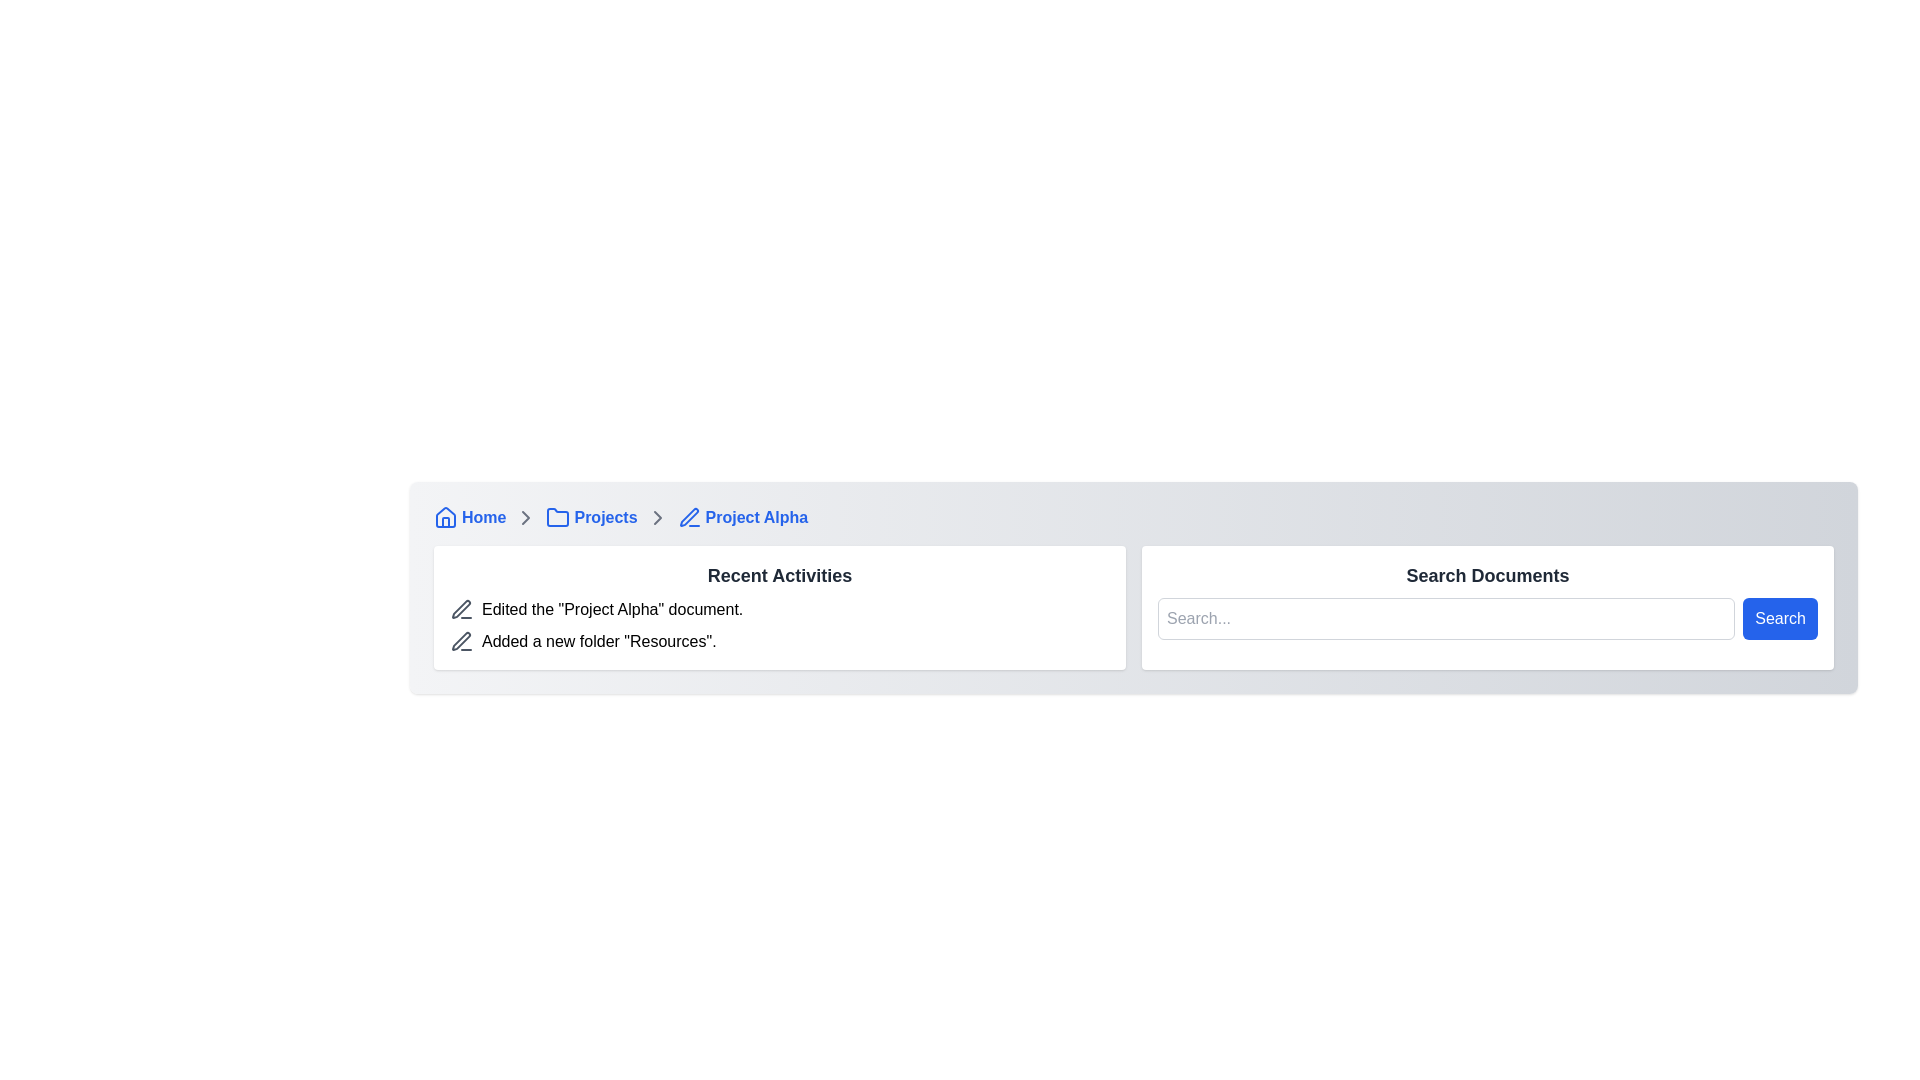 Image resolution: width=1920 pixels, height=1080 pixels. I want to click on the right-facing chevron icon with a thin, rounded stroke in gray color, located in the breadcrumb navigation bar between 'Projects' and 'Project Alpha', so click(657, 516).